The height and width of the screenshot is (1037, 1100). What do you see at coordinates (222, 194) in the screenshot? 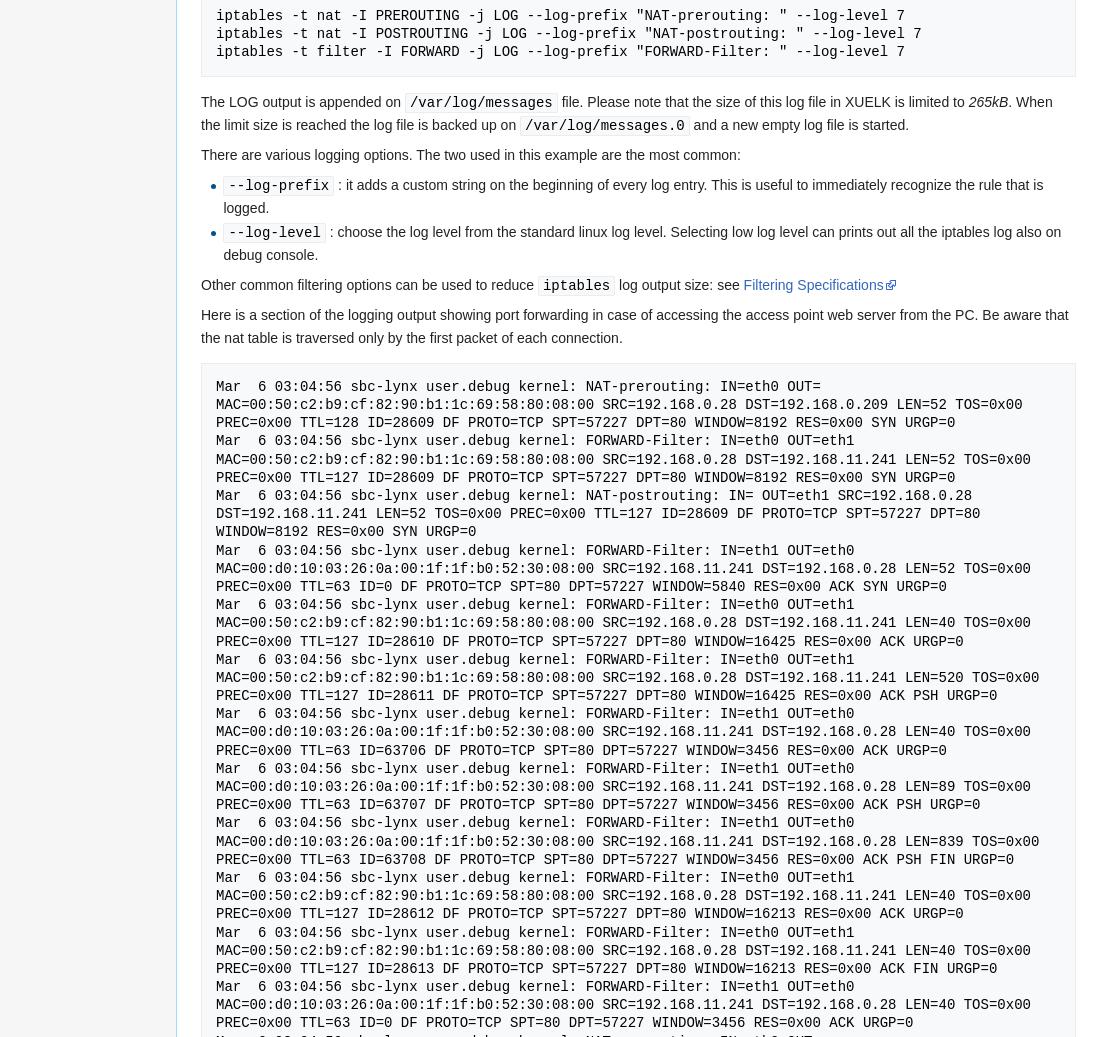
I see `': it adds a custom string on the beginning of every log entry. This is useful to immediately recognize the rule that is logged.'` at bounding box center [222, 194].